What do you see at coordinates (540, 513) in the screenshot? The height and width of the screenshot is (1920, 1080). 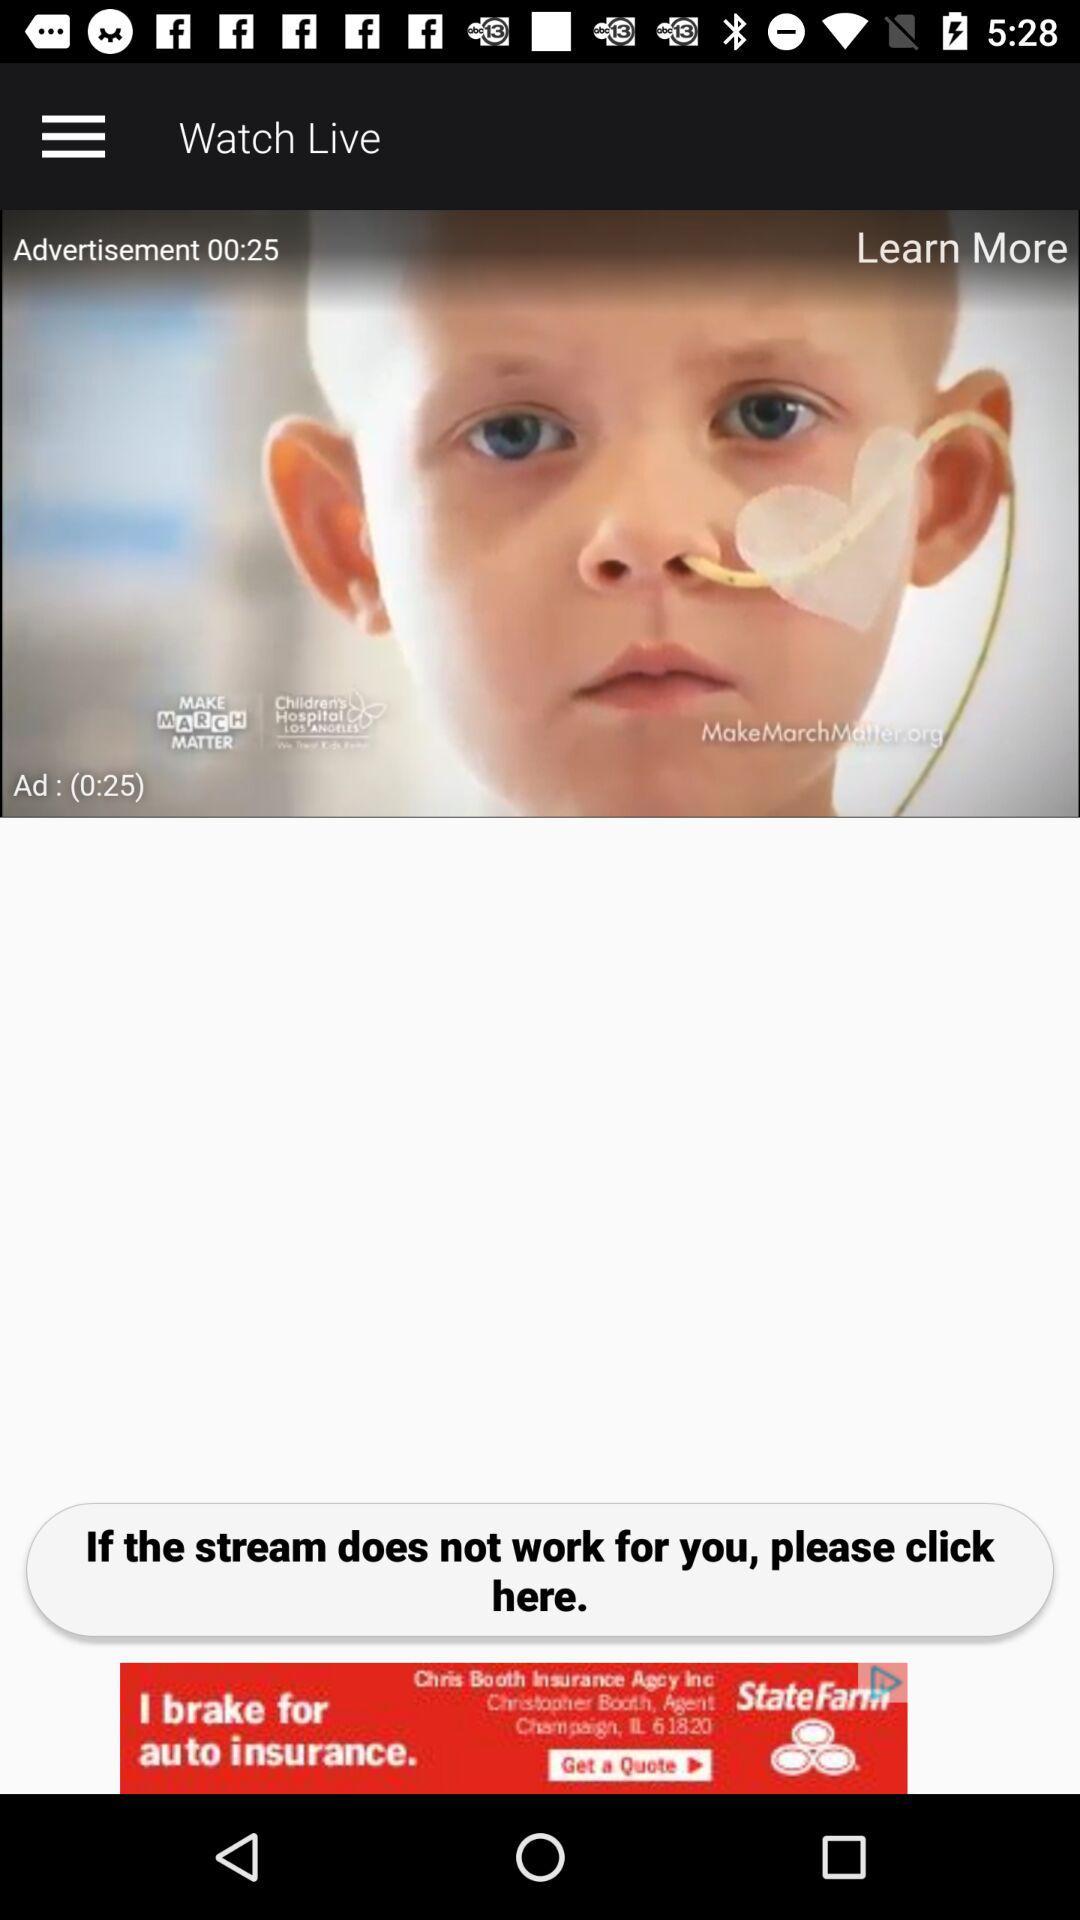 I see `upper video advertisement bar` at bounding box center [540, 513].